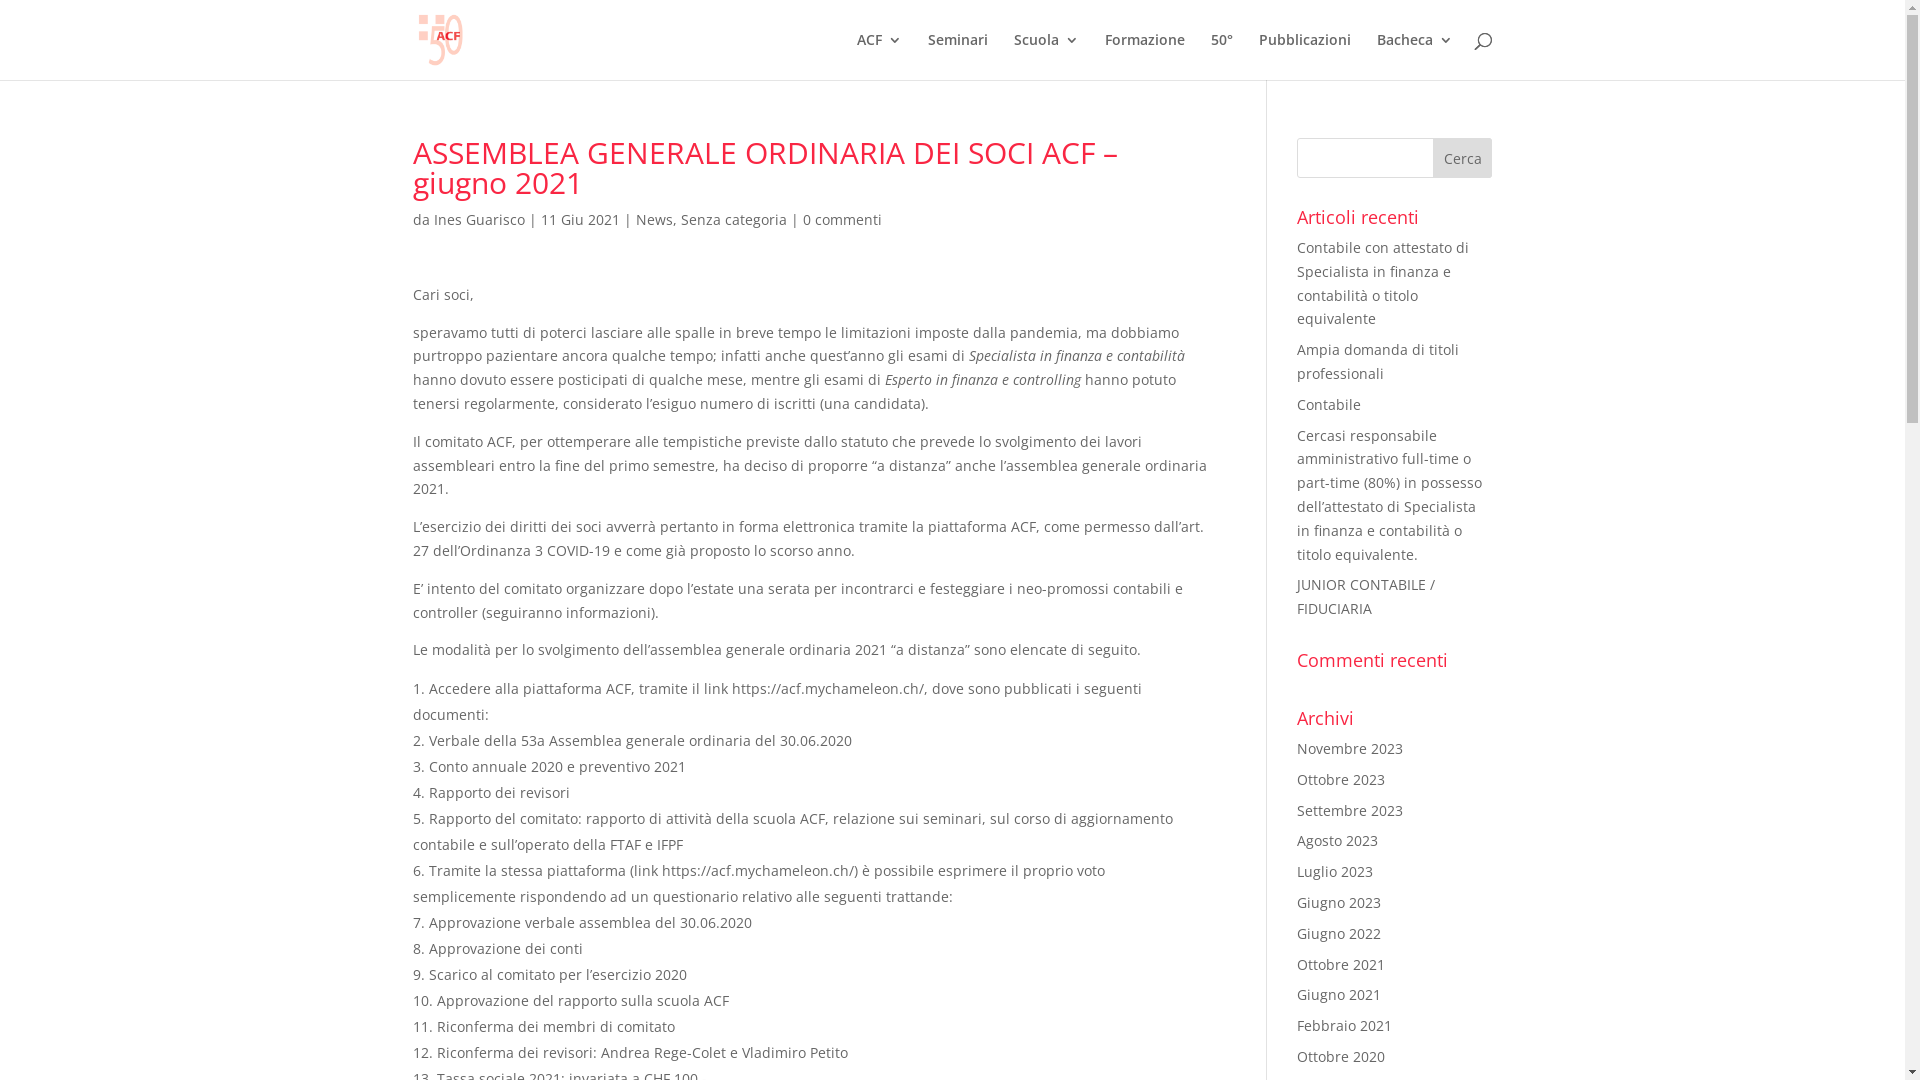 This screenshot has width=1920, height=1080. What do you see at coordinates (654, 219) in the screenshot?
I see `'News'` at bounding box center [654, 219].